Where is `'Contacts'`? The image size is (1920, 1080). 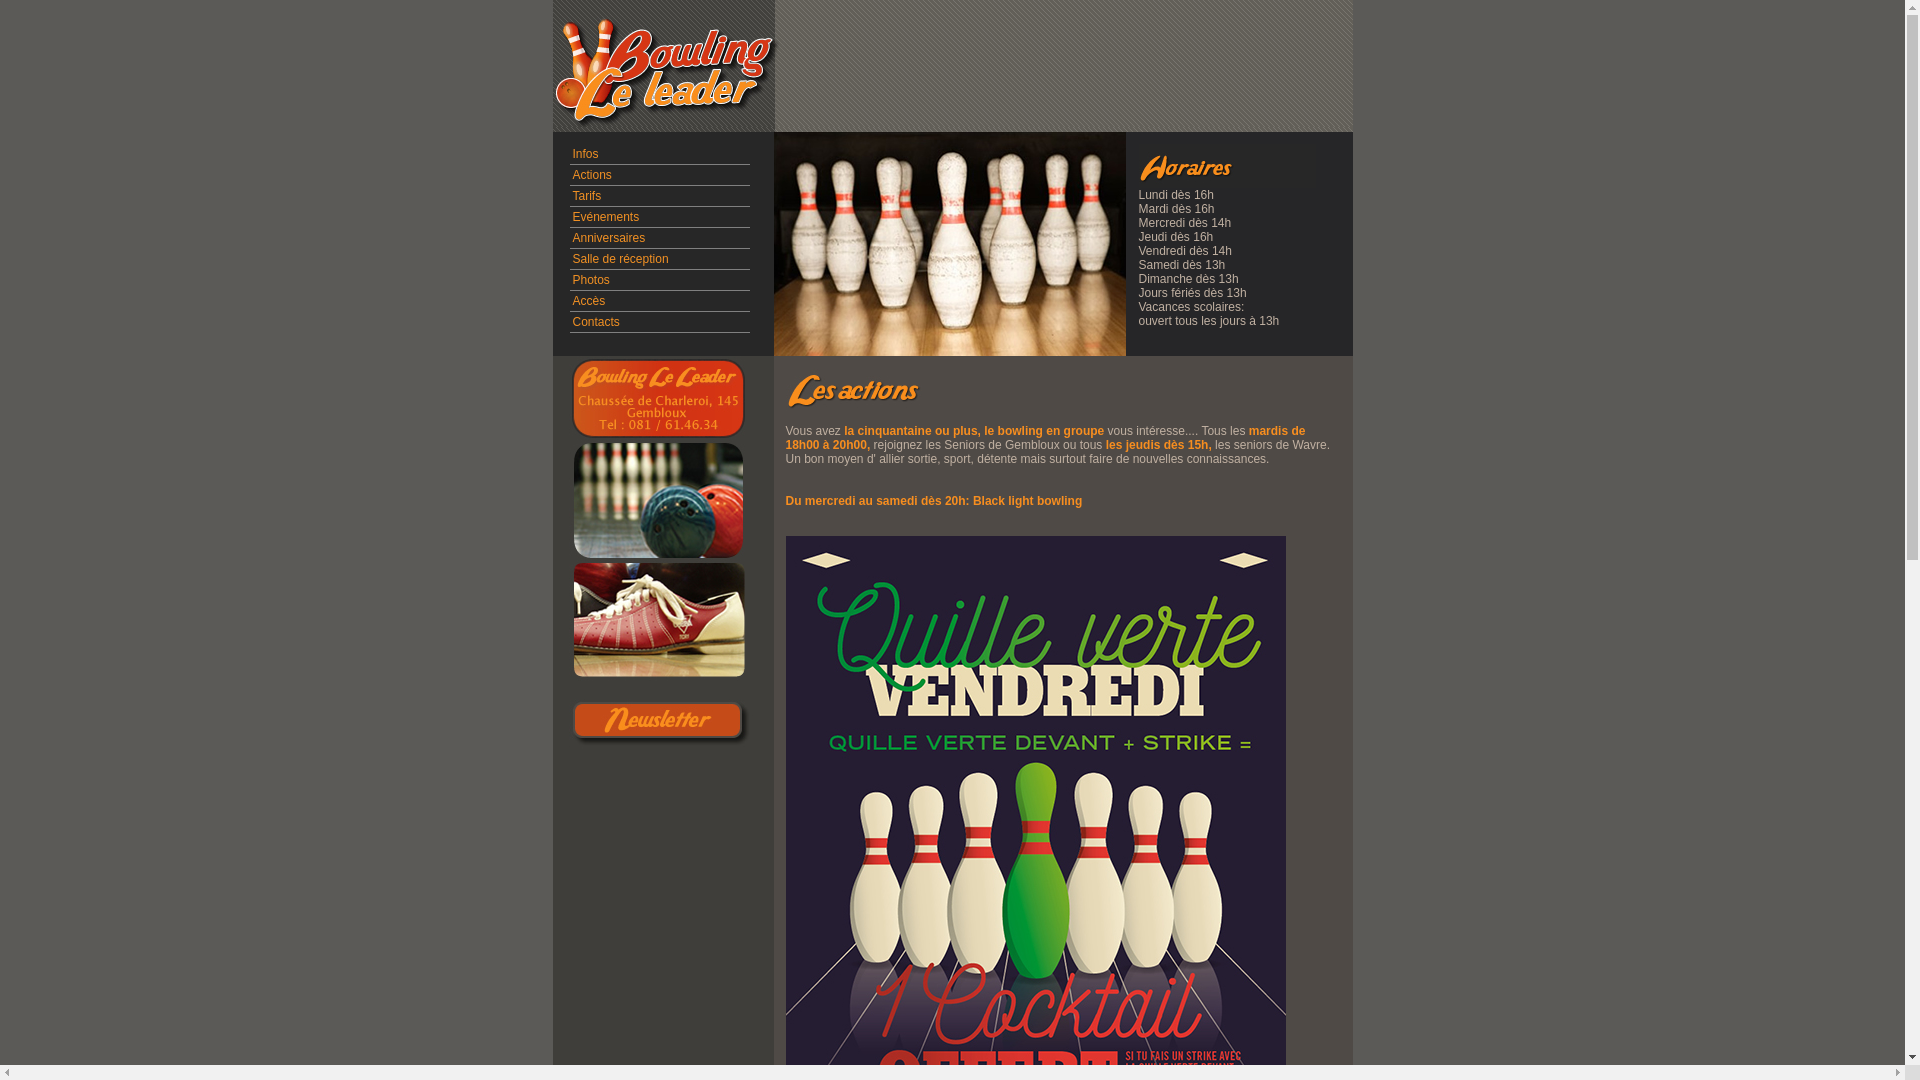
'Contacts' is located at coordinates (594, 320).